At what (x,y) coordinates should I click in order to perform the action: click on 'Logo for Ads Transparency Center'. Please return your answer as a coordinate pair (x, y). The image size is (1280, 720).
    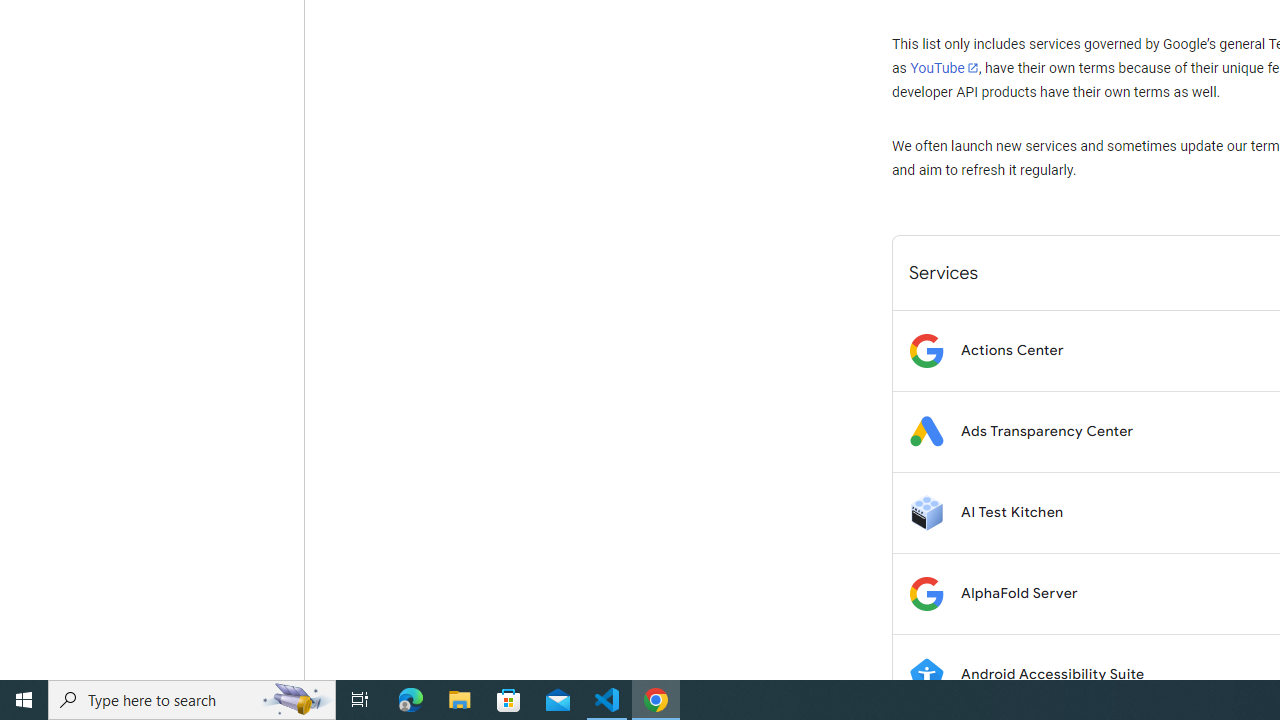
    Looking at the image, I should click on (925, 430).